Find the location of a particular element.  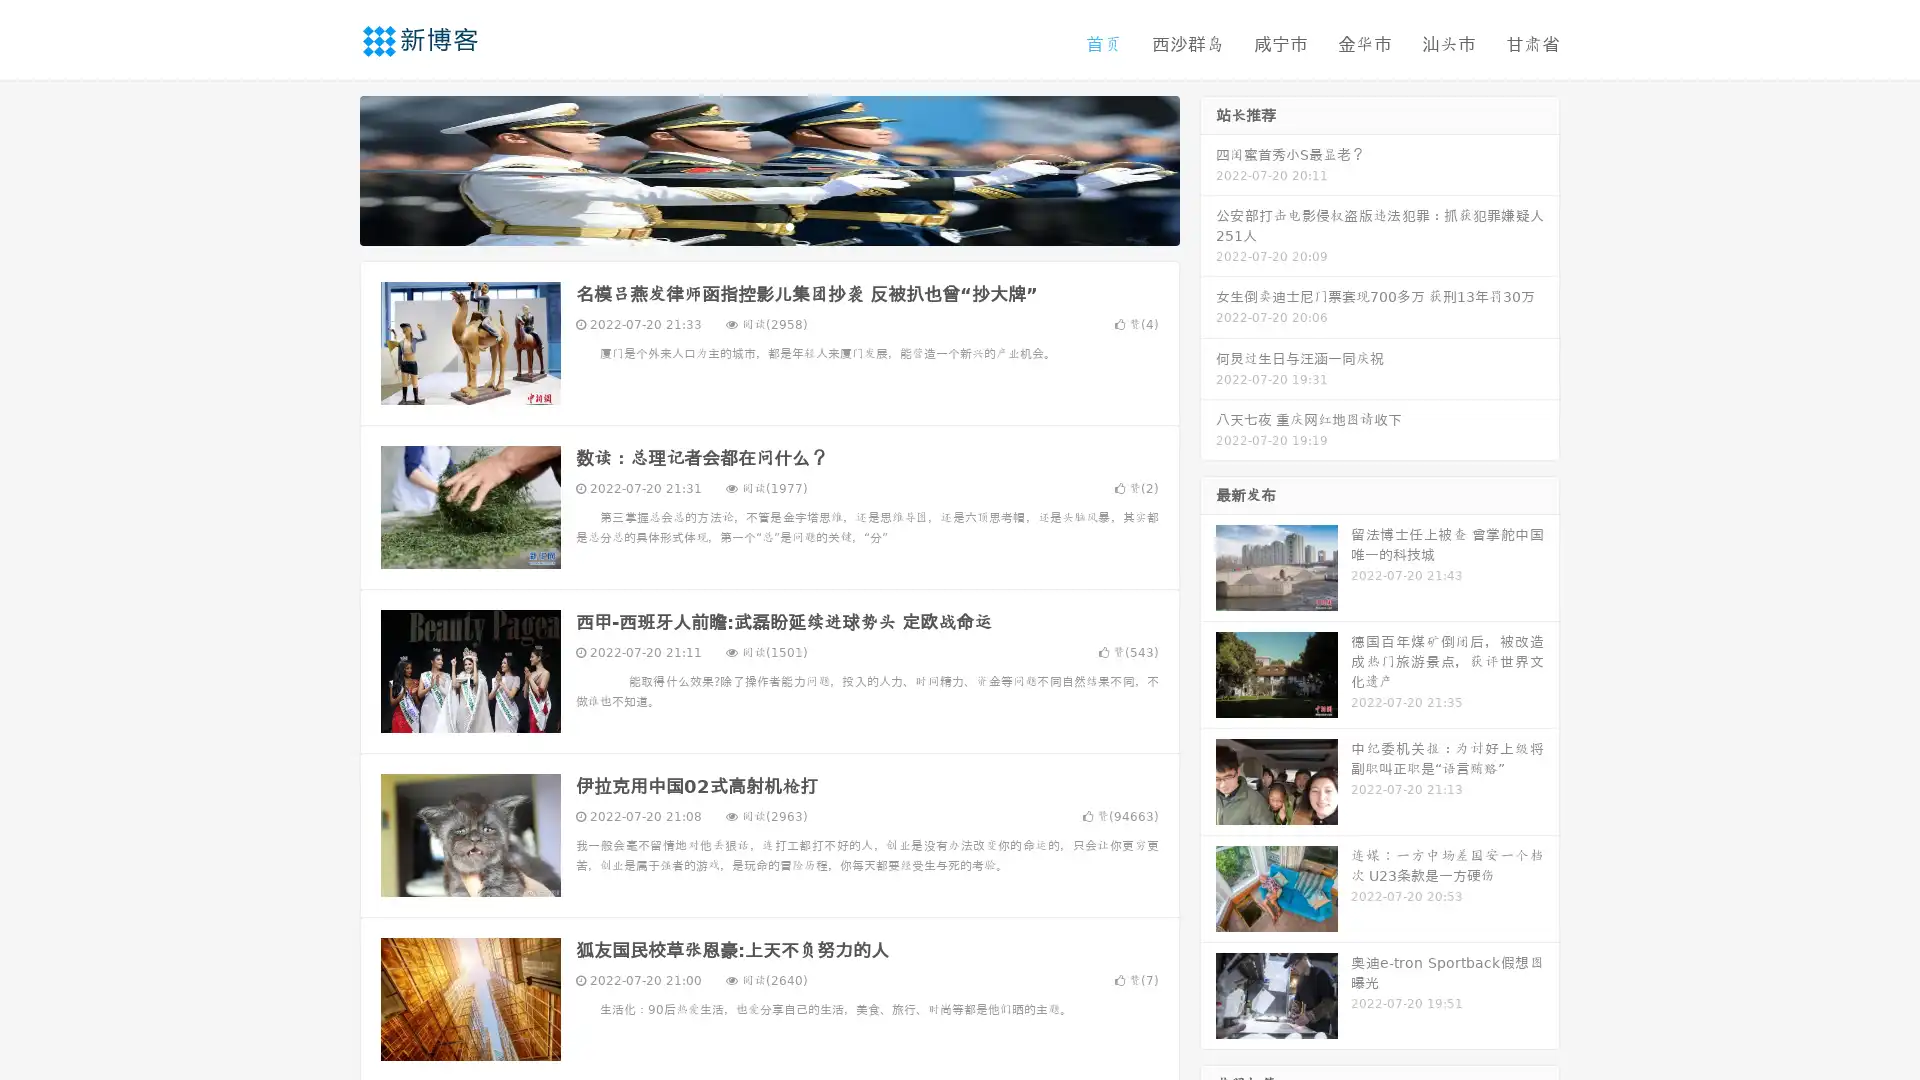

Next slide is located at coordinates (1208, 168).